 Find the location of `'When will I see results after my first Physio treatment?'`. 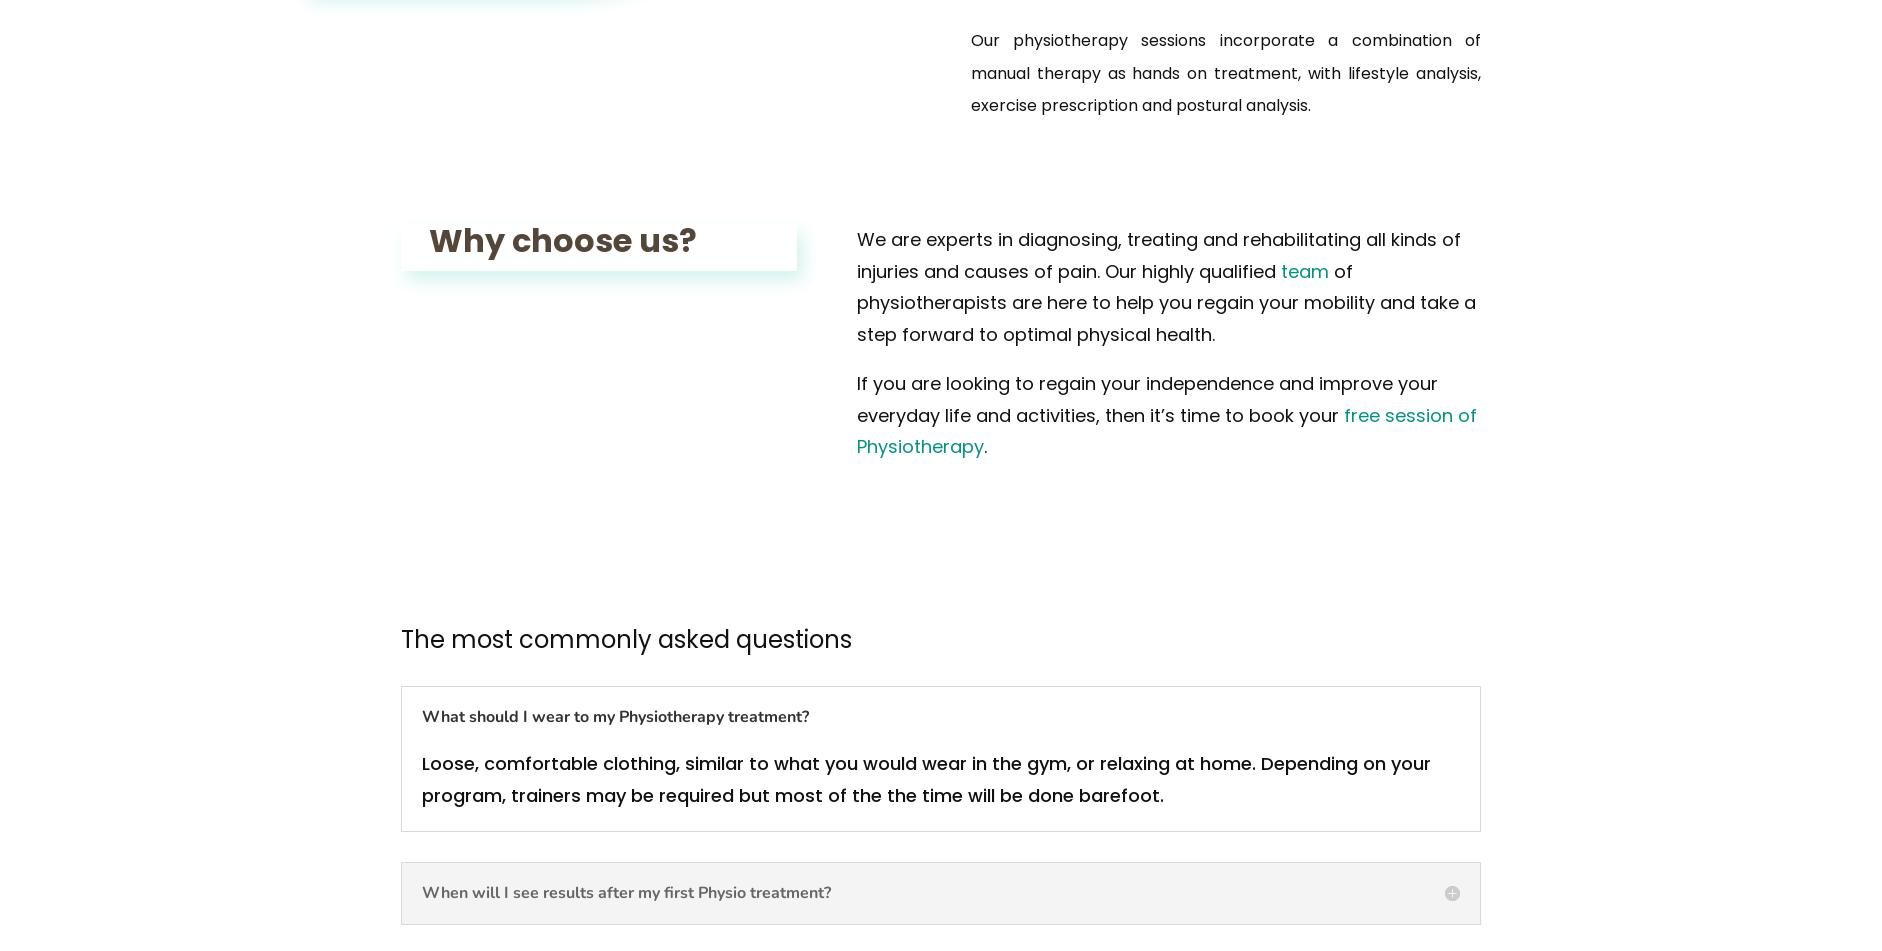

'When will I see results after my first Physio treatment?' is located at coordinates (626, 891).